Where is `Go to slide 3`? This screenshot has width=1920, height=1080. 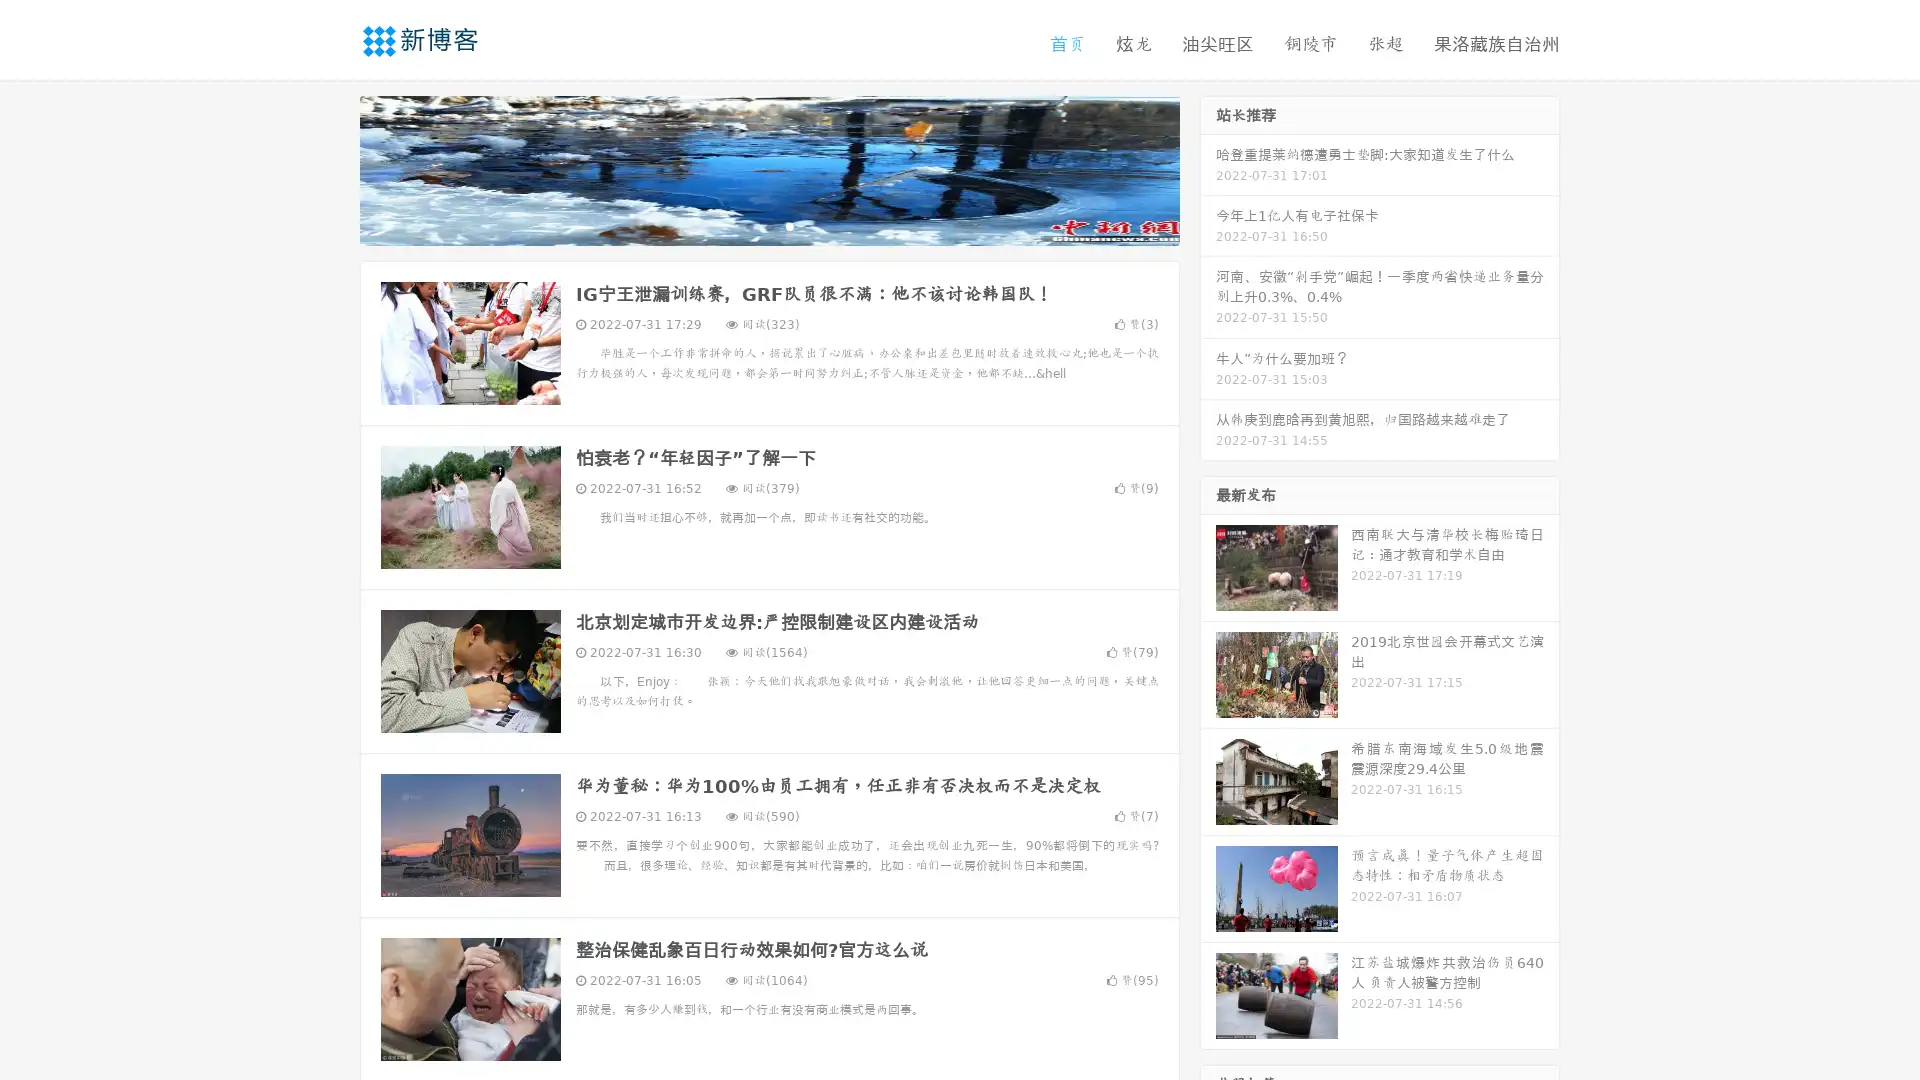 Go to slide 3 is located at coordinates (789, 225).